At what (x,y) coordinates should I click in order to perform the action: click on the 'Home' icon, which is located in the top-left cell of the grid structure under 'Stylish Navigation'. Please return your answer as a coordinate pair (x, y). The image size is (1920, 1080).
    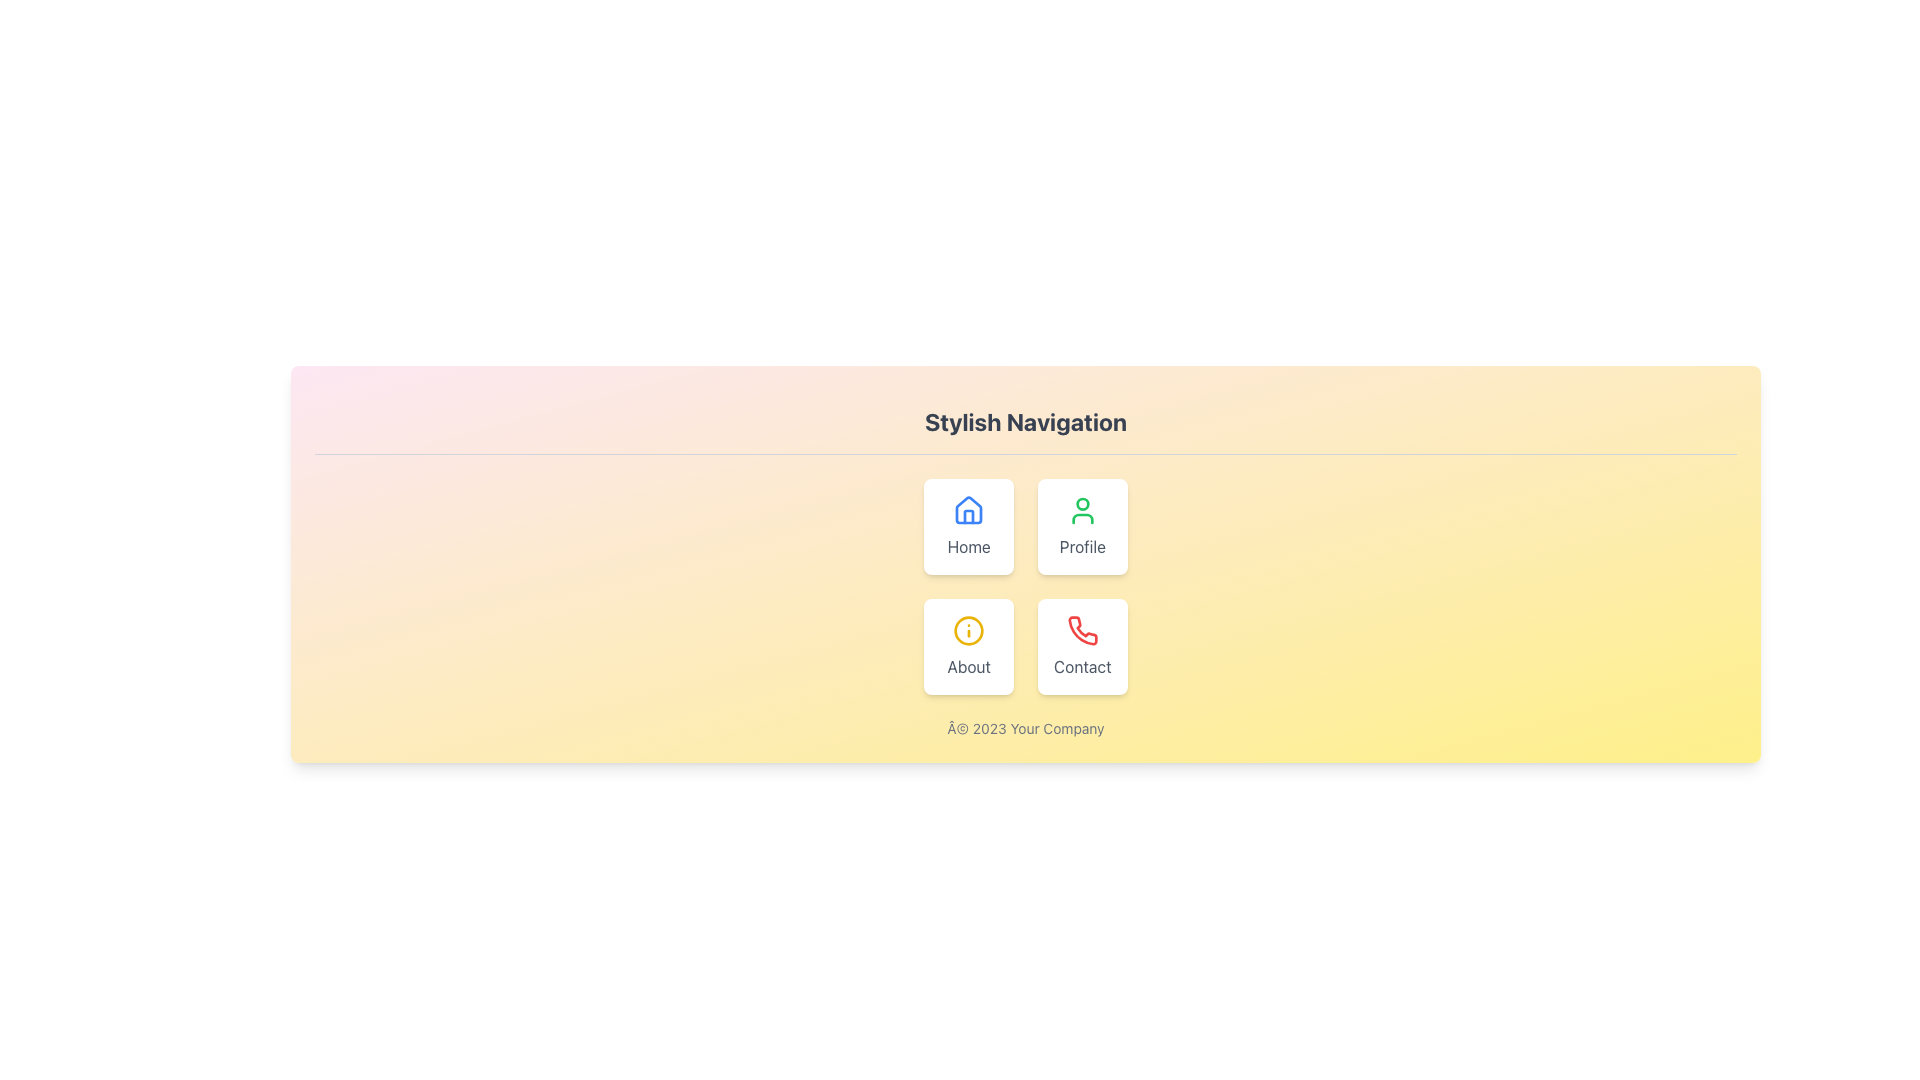
    Looking at the image, I should click on (969, 509).